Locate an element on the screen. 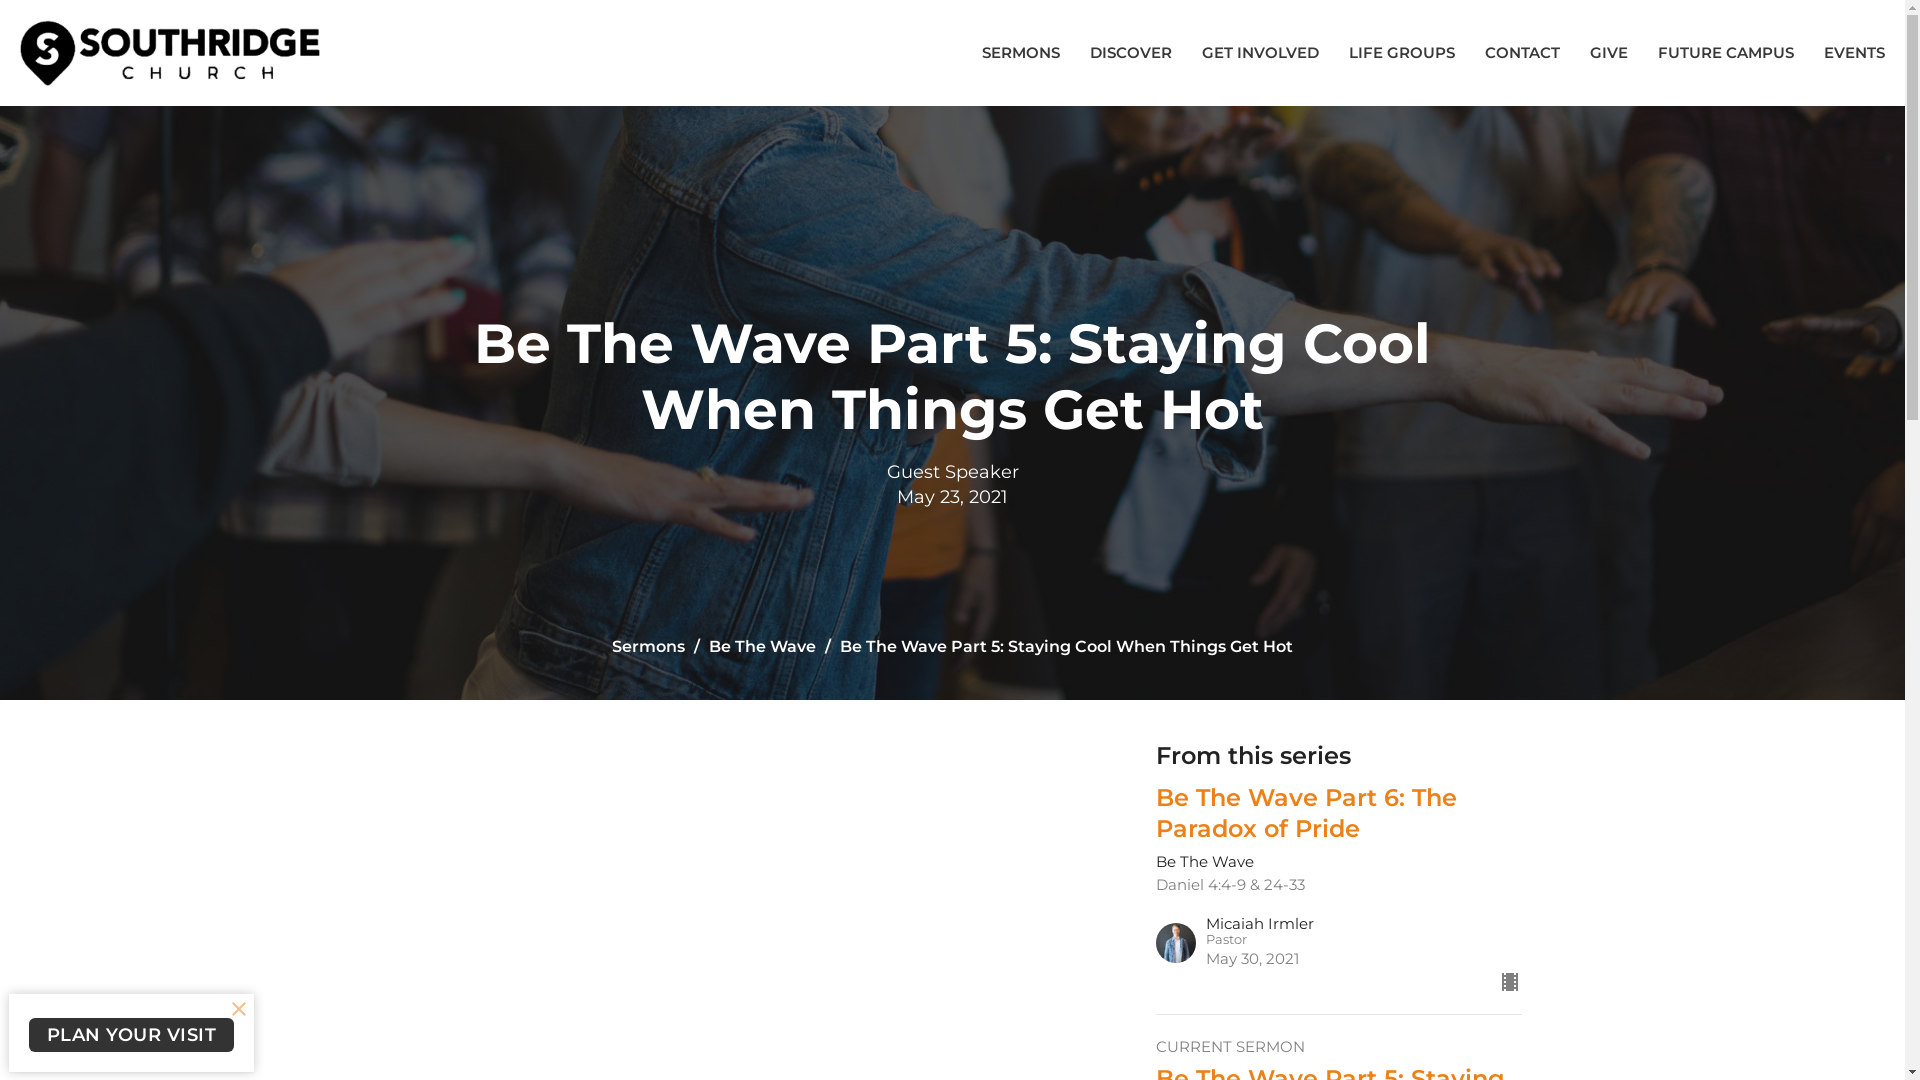 Image resolution: width=1920 pixels, height=1080 pixels. 'LIFE GROUPS' is located at coordinates (1400, 51).